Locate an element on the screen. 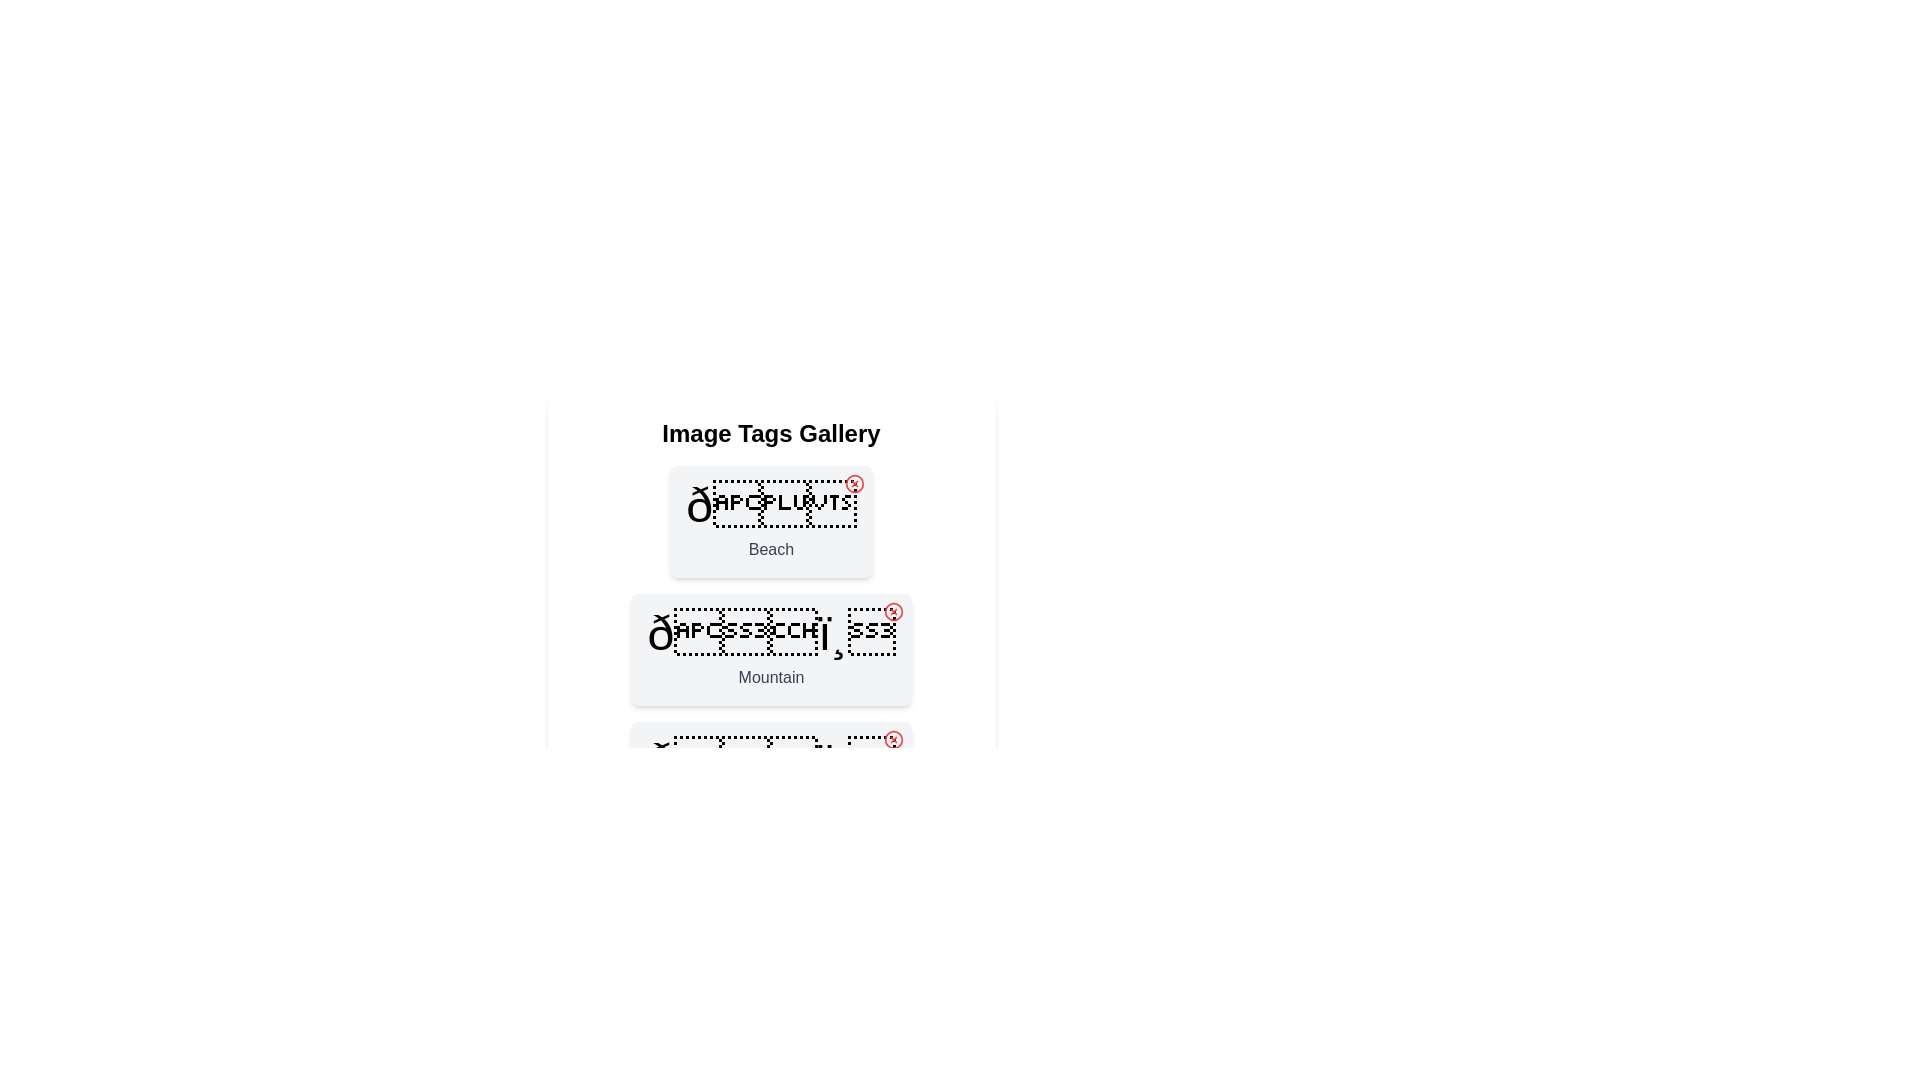 Image resolution: width=1920 pixels, height=1080 pixels. the emoji associated with the tag City is located at coordinates (770, 762).